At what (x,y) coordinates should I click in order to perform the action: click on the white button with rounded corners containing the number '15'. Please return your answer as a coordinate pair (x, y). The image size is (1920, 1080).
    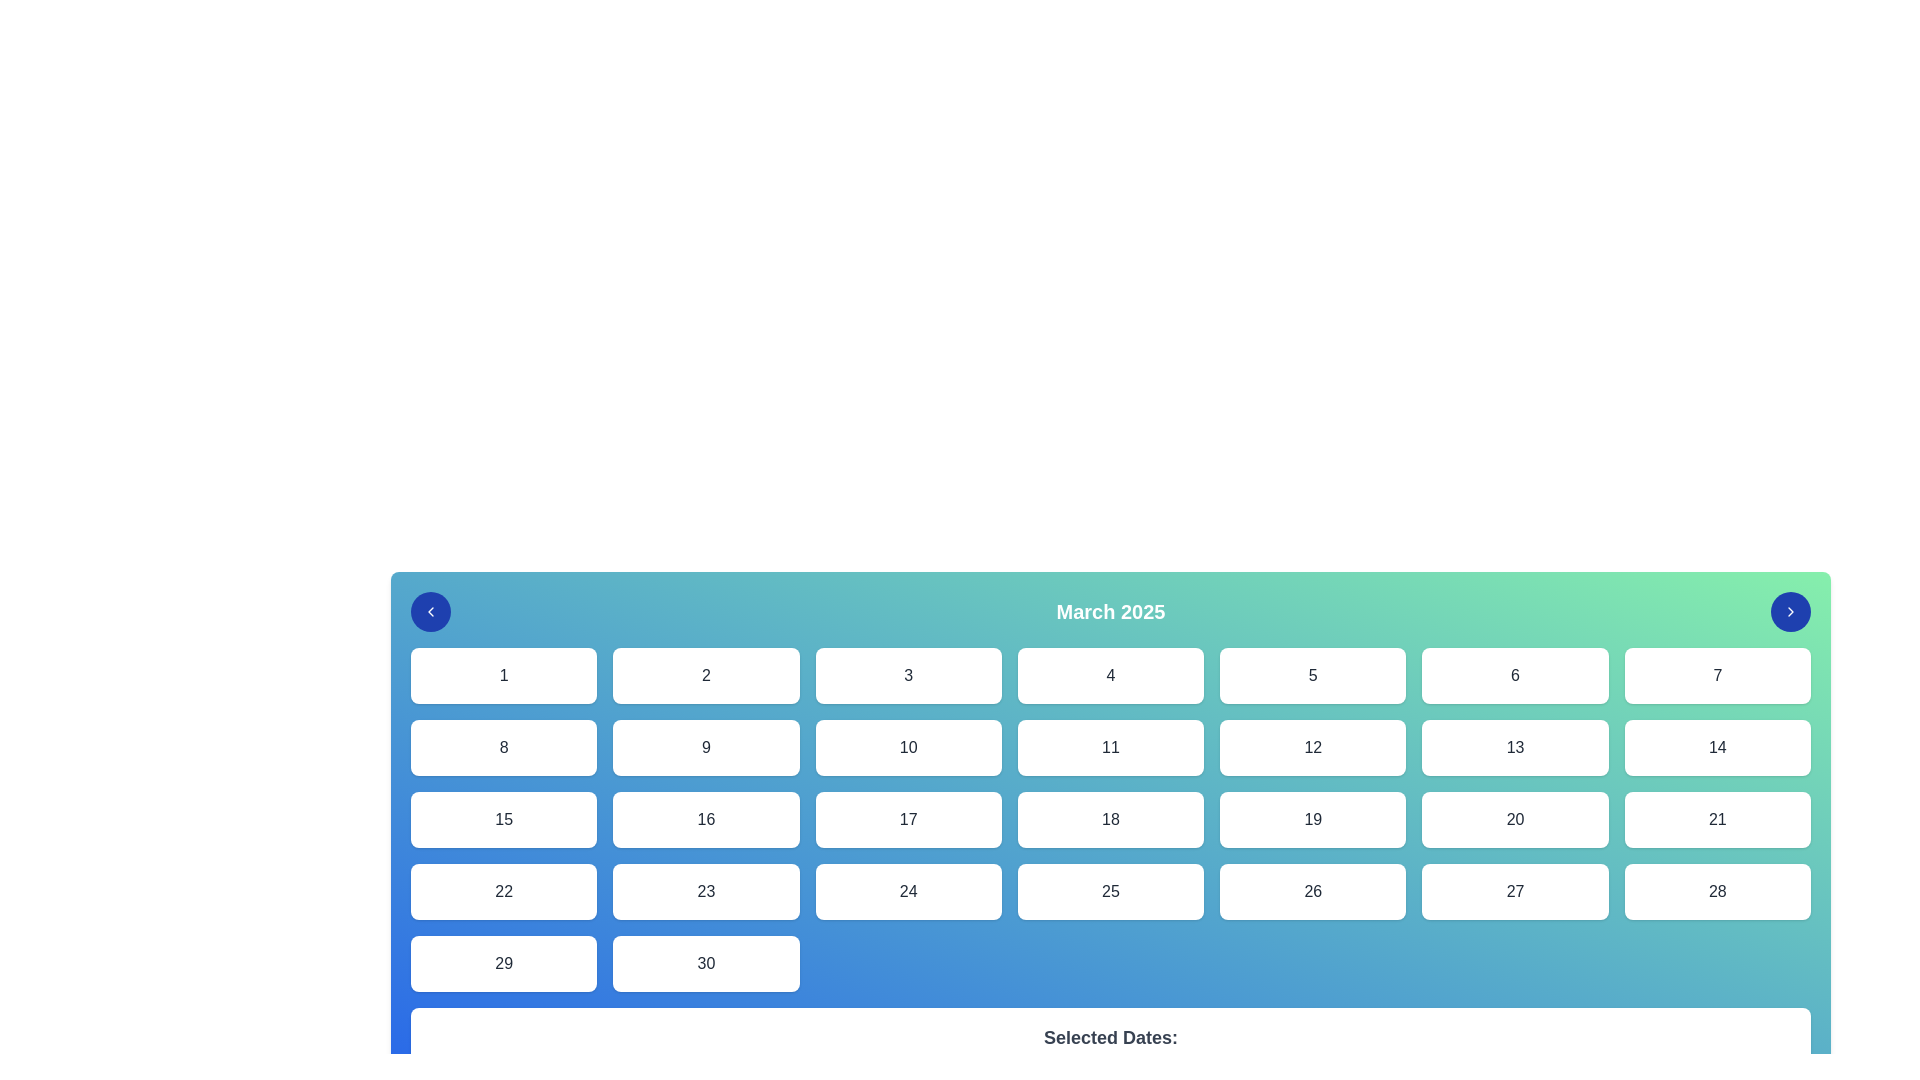
    Looking at the image, I should click on (504, 820).